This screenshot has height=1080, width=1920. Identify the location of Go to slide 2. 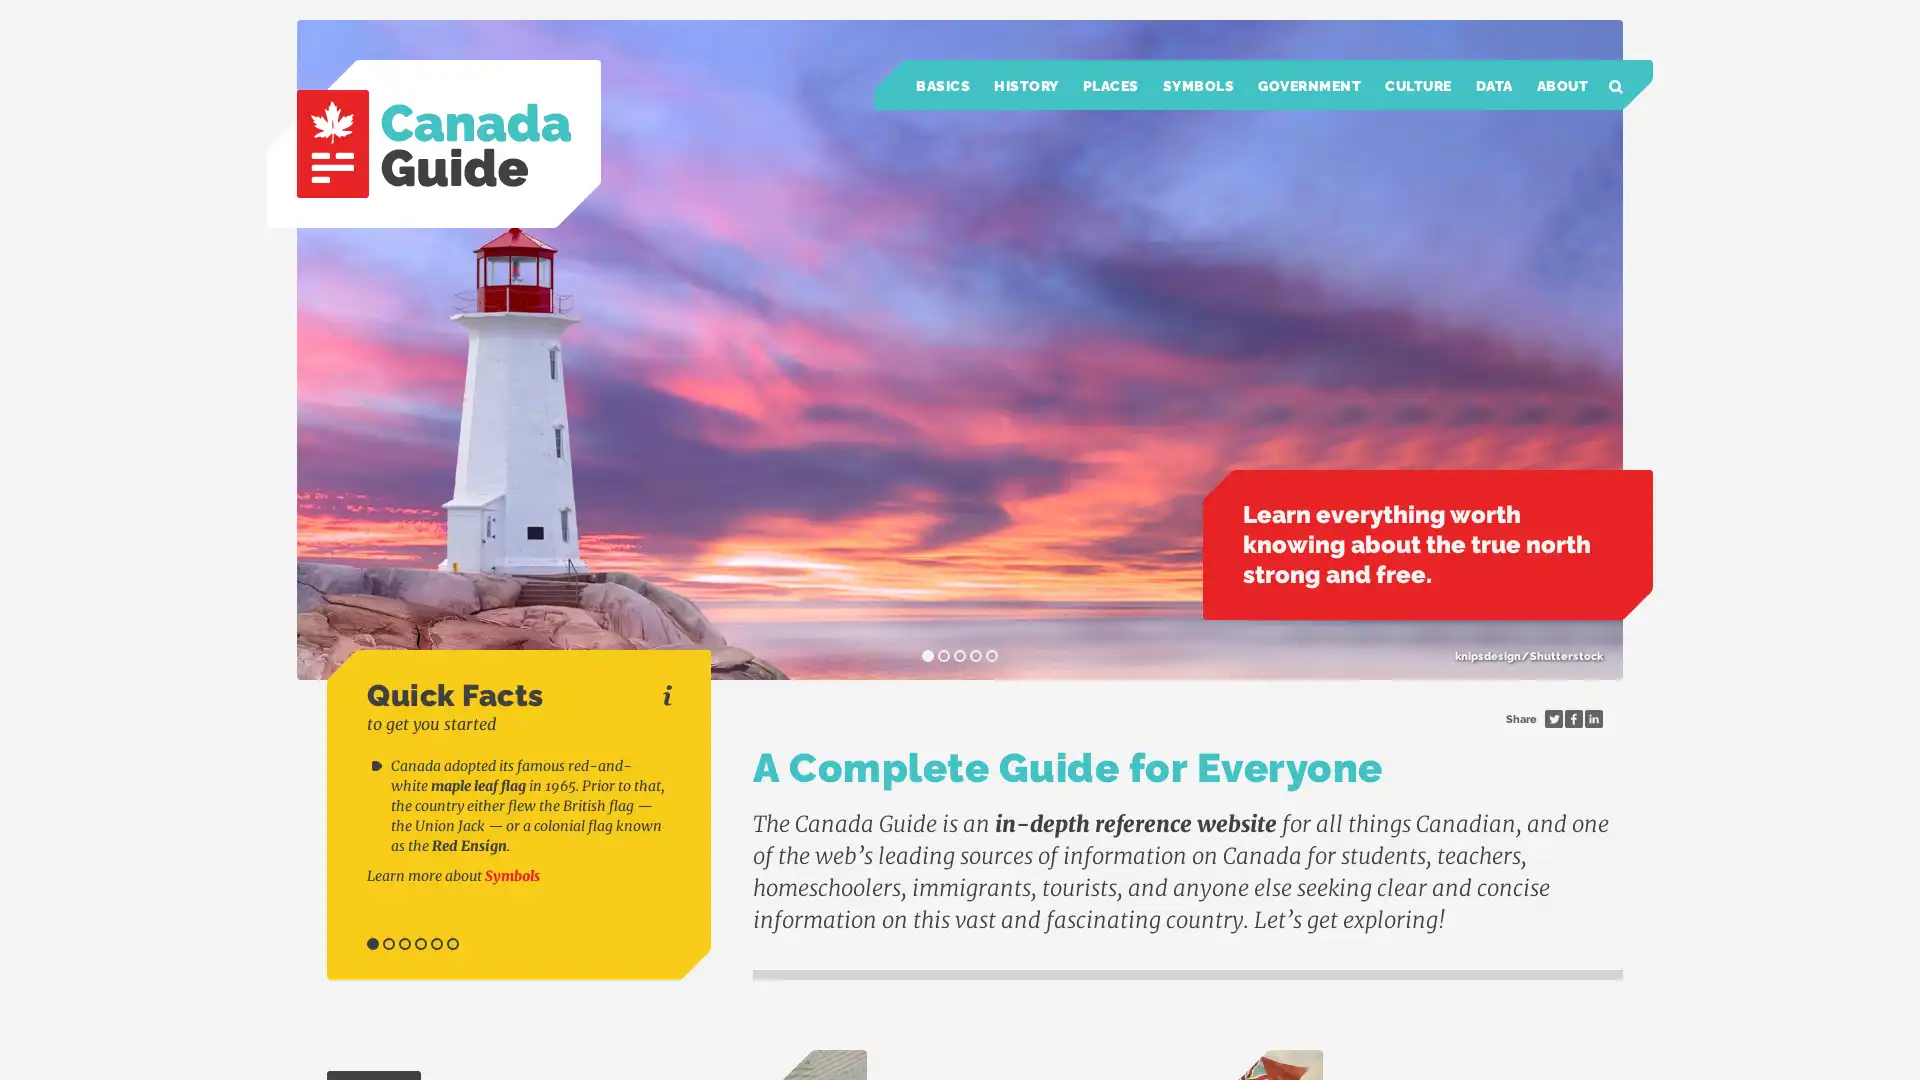
(943, 655).